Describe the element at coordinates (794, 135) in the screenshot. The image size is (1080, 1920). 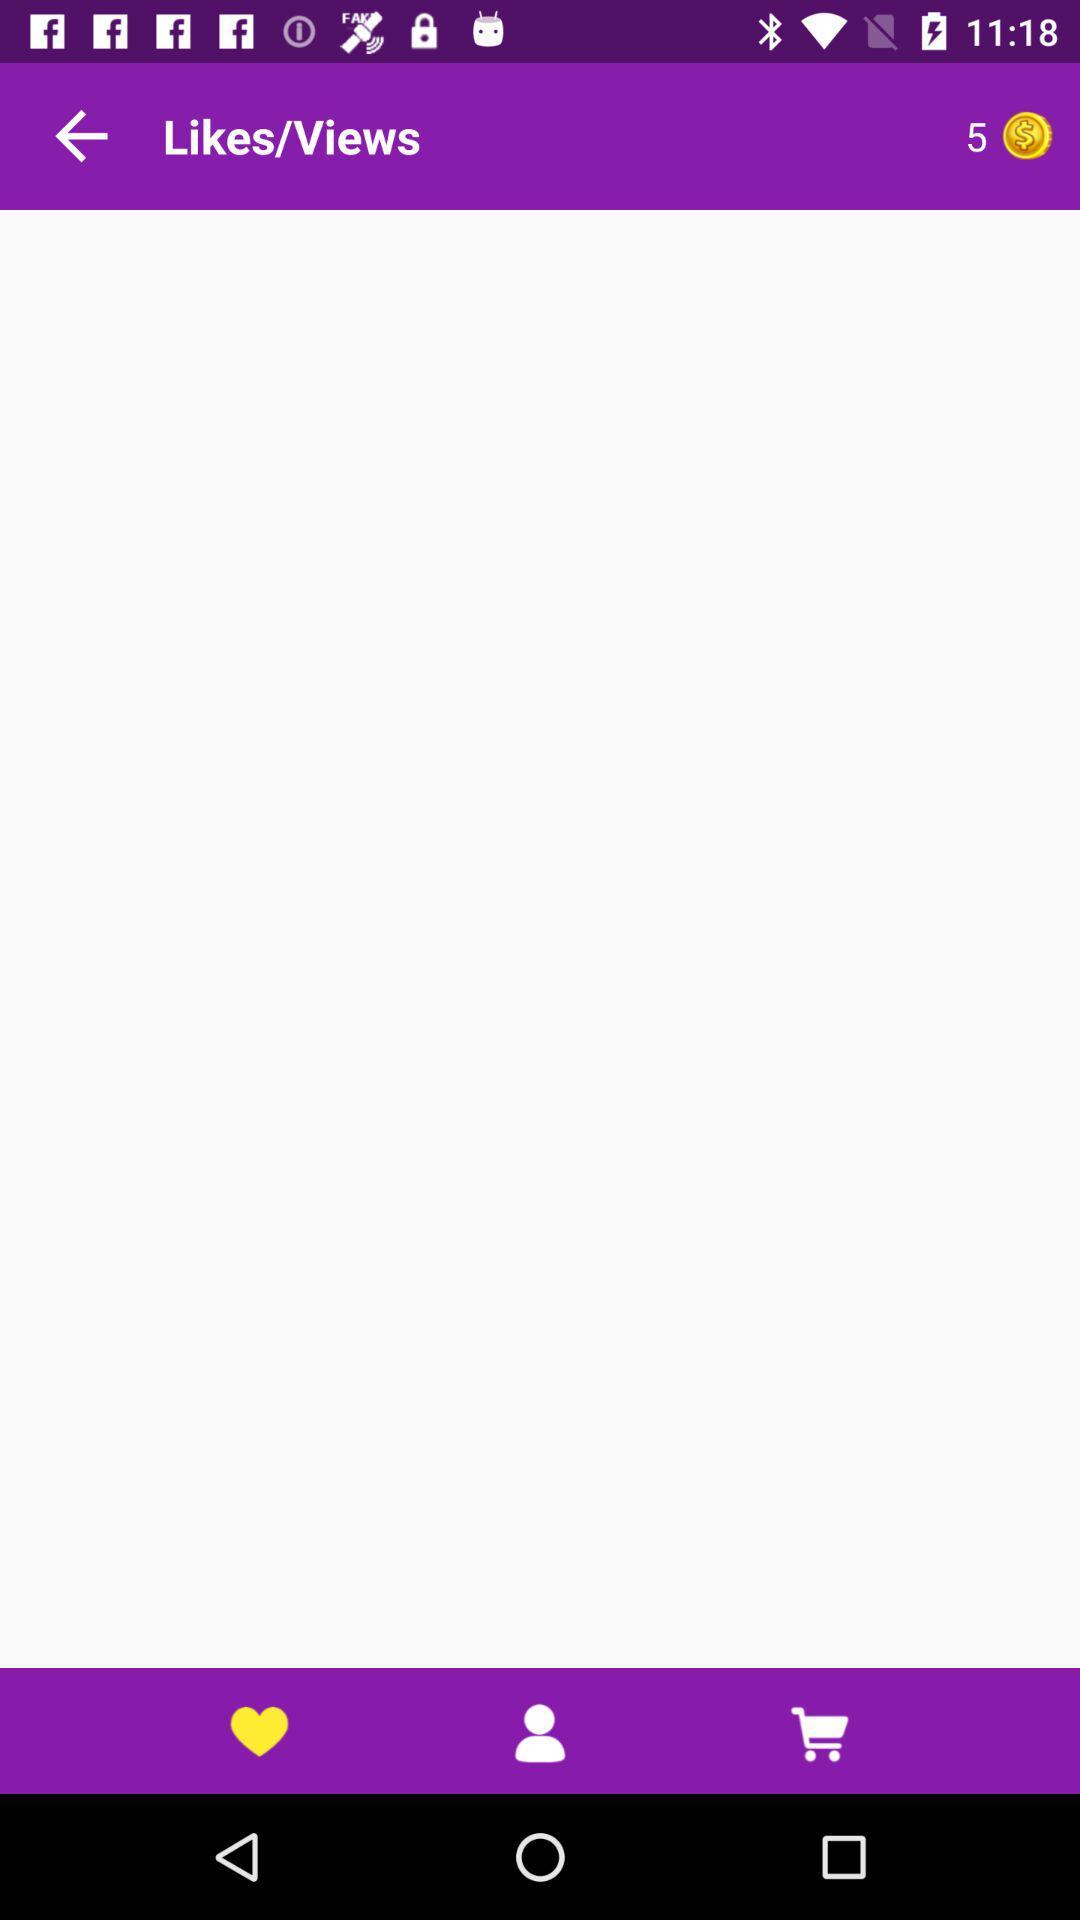
I see `5` at that location.